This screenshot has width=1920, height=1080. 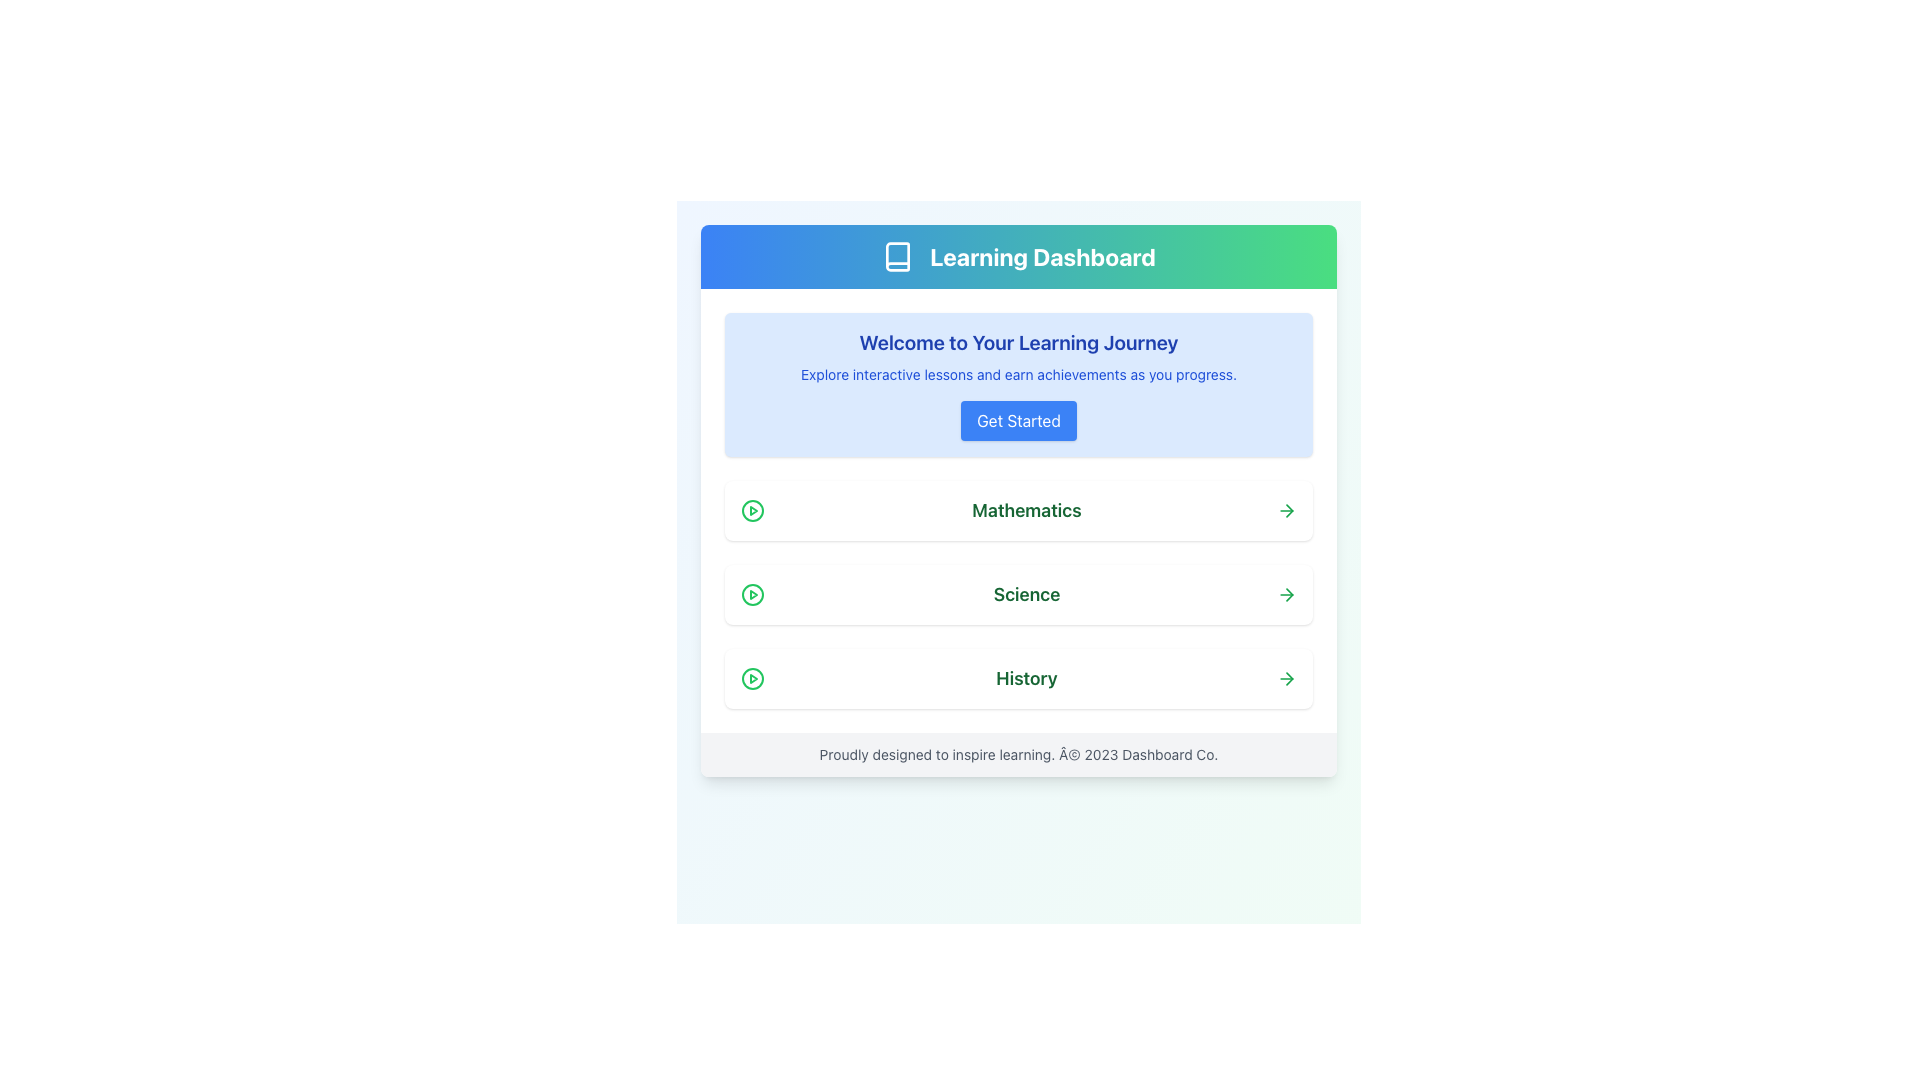 I want to click on the informational text element that provides descriptive text below the main title 'Welcome to Your Learning Journey' and above the button 'Get Started', so click(x=1018, y=374).